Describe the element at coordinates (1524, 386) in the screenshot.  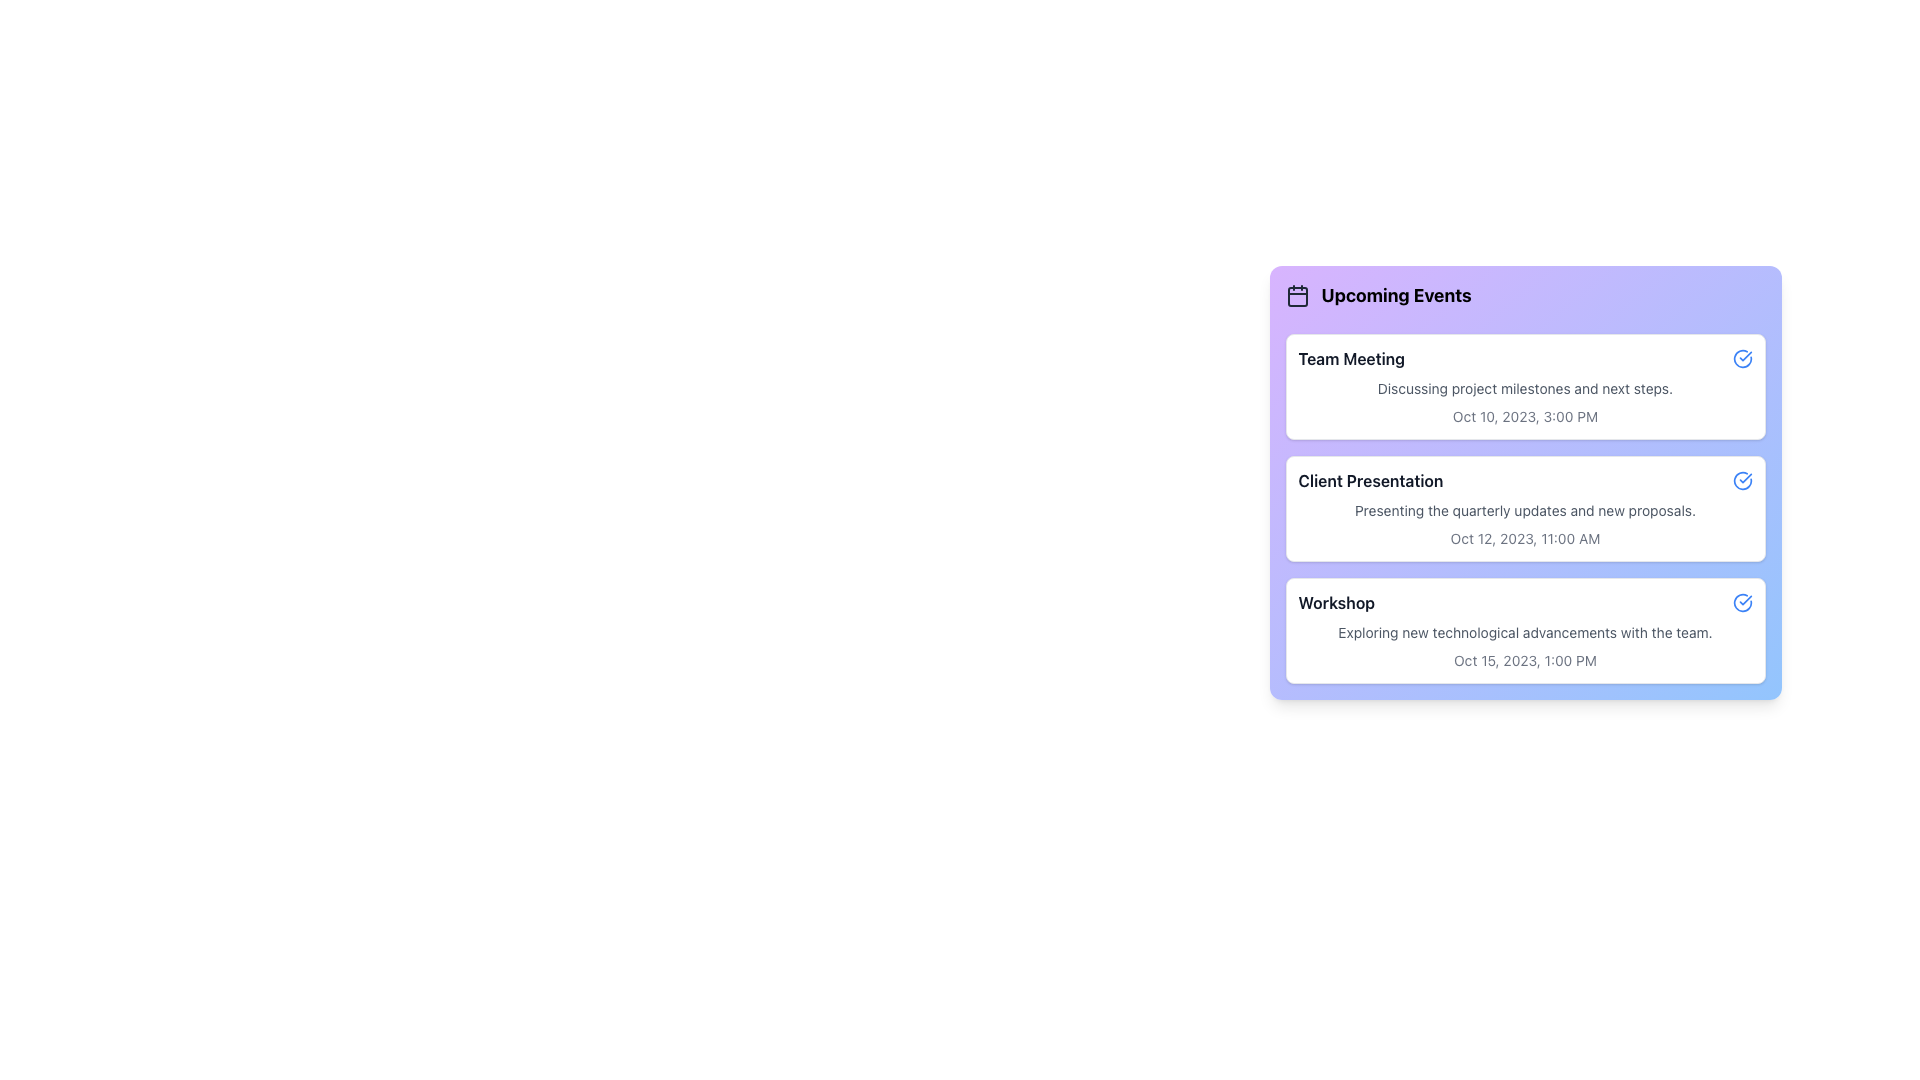
I see `the Event Information Card that represents a meeting entry, located as the first item in the 'Upcoming Events' section` at that location.